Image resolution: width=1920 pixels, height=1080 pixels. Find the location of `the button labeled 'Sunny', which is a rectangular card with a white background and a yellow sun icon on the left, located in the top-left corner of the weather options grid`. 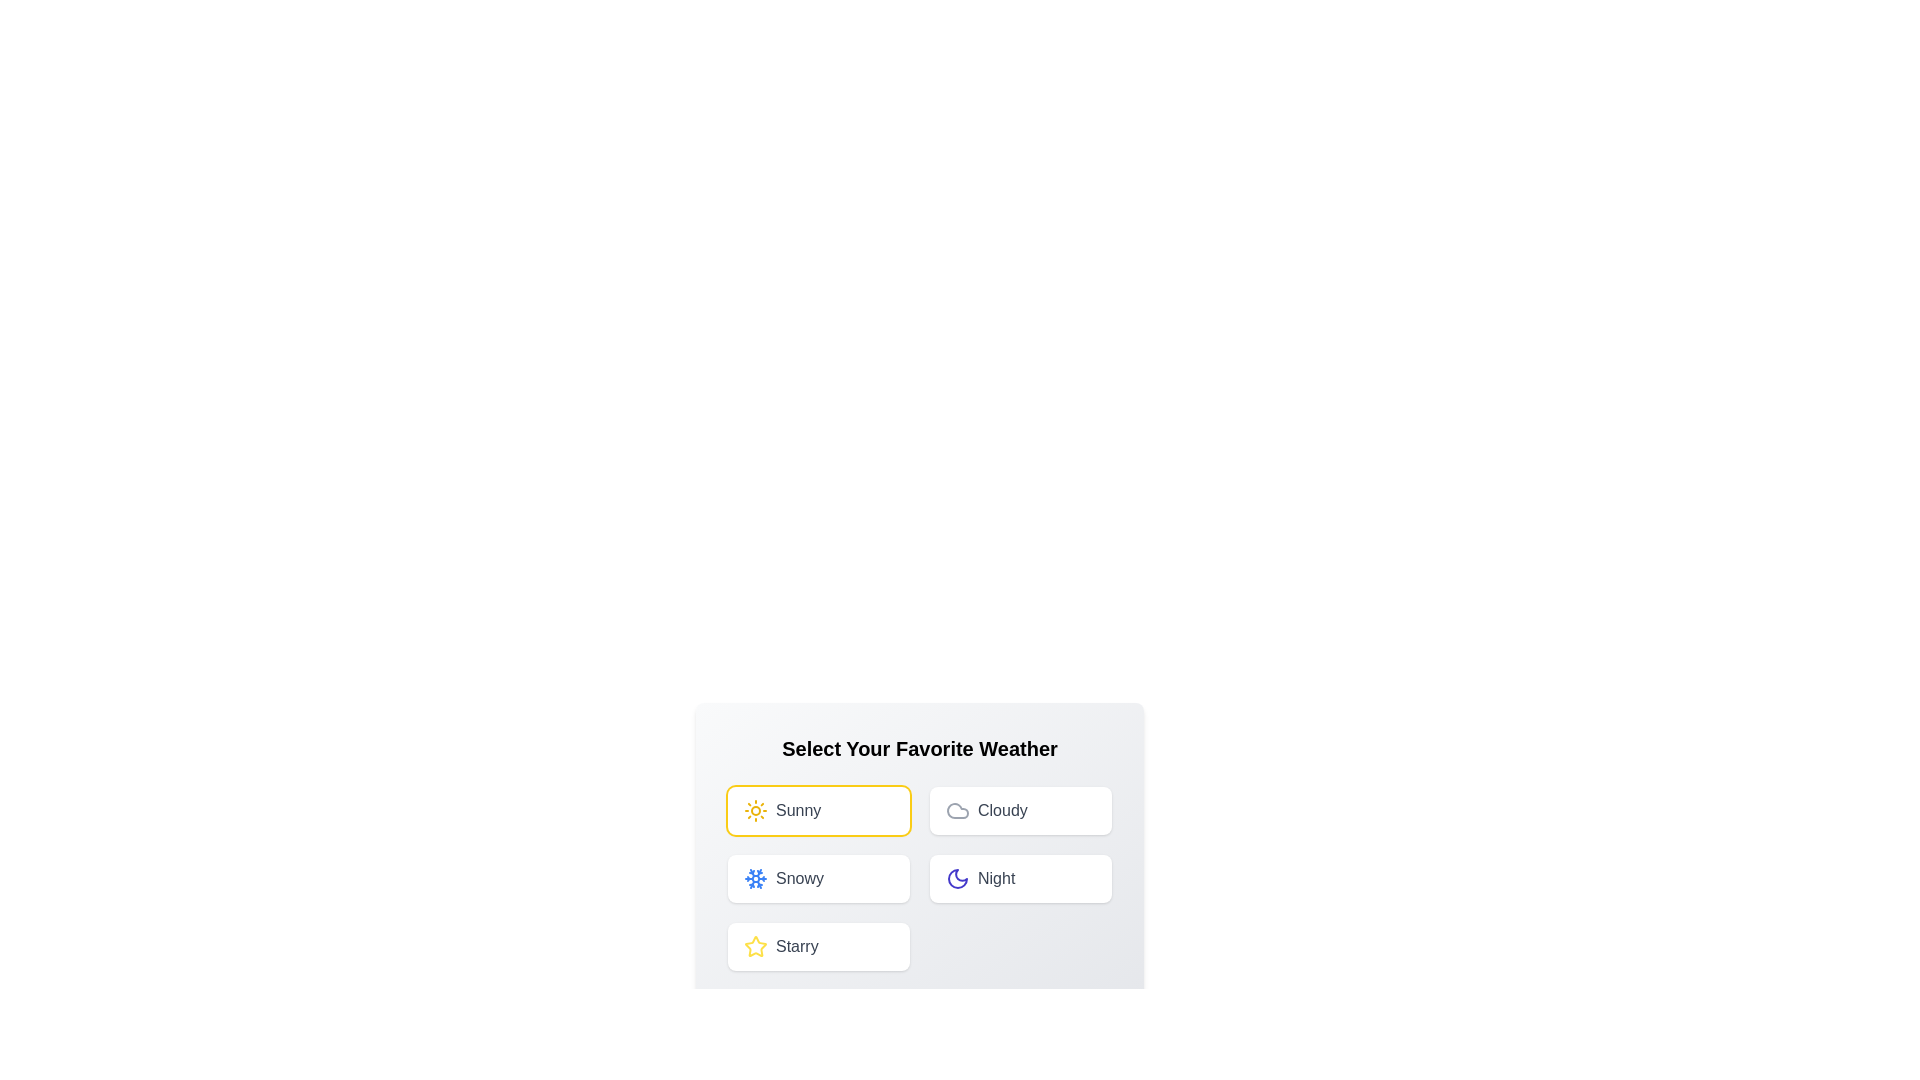

the button labeled 'Sunny', which is a rectangular card with a white background and a yellow sun icon on the left, located in the top-left corner of the weather options grid is located at coordinates (819, 810).